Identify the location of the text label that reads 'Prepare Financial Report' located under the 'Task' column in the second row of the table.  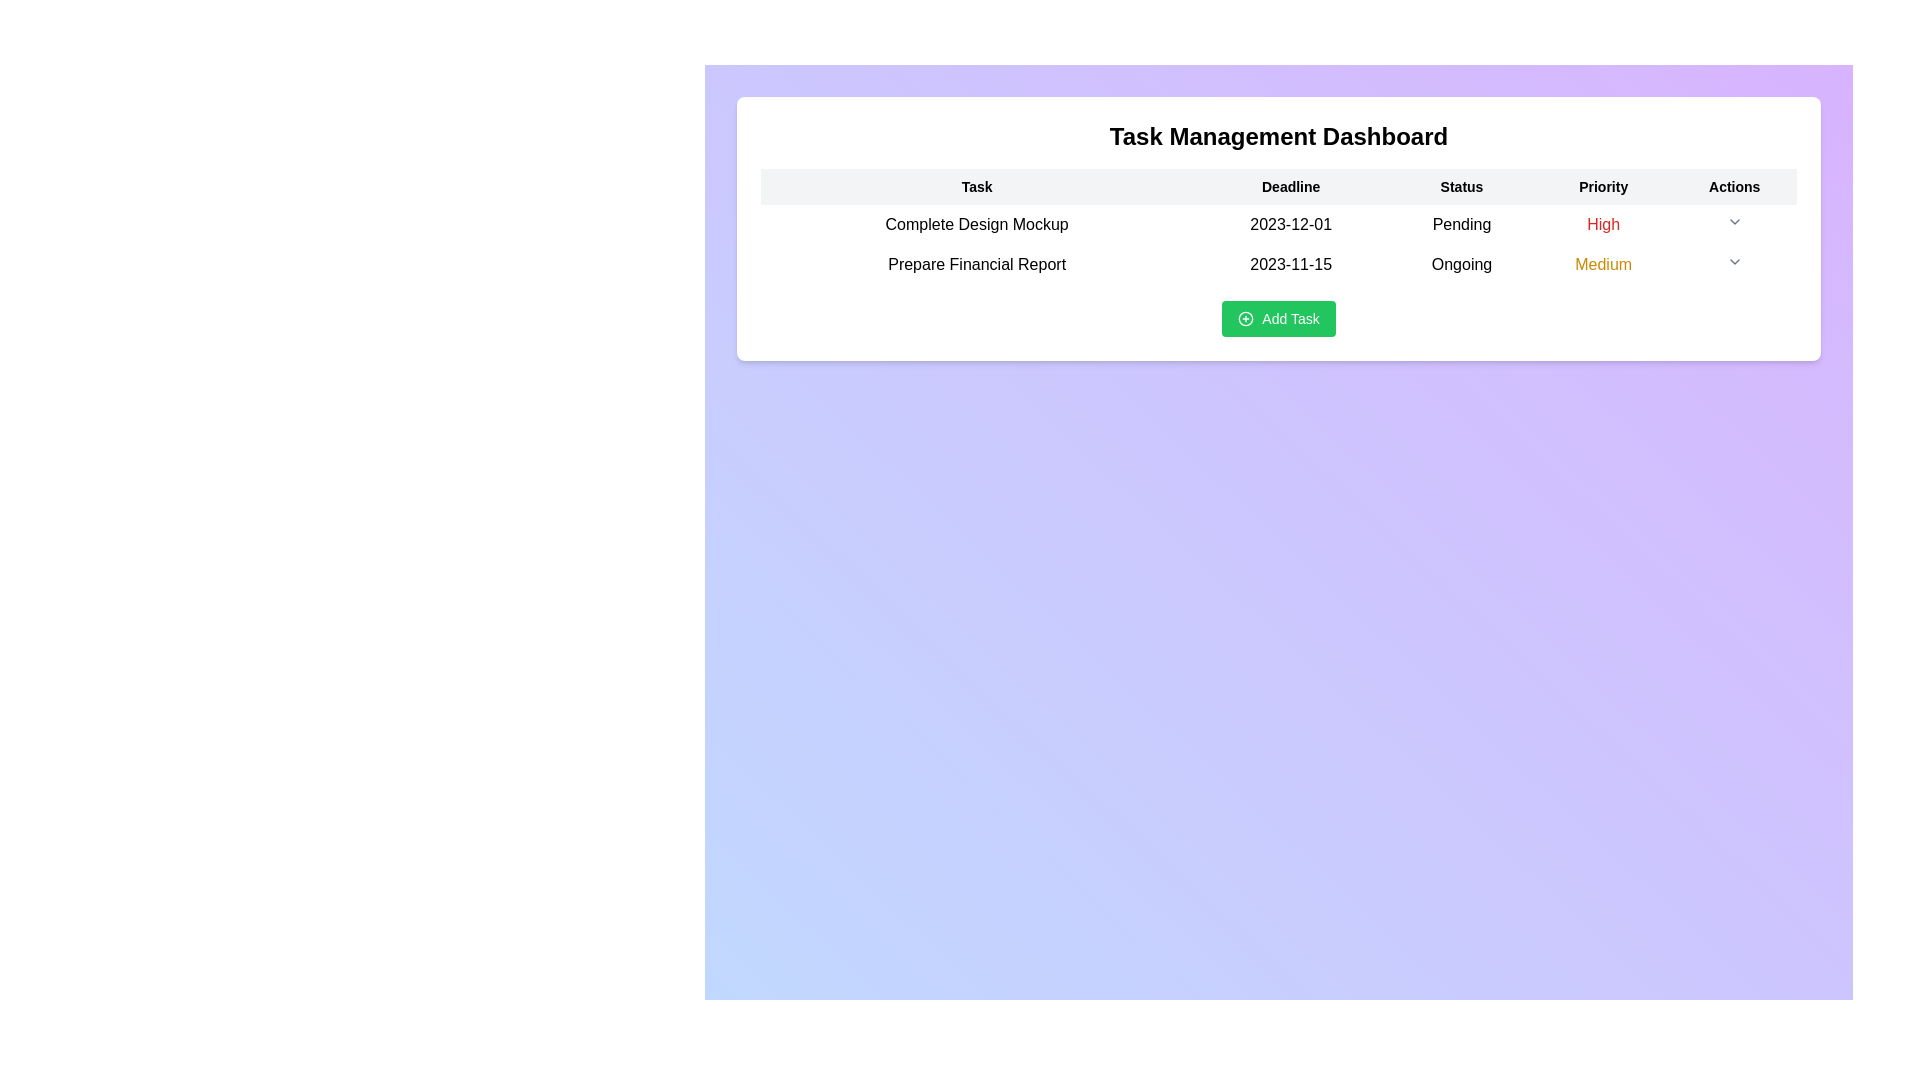
(977, 264).